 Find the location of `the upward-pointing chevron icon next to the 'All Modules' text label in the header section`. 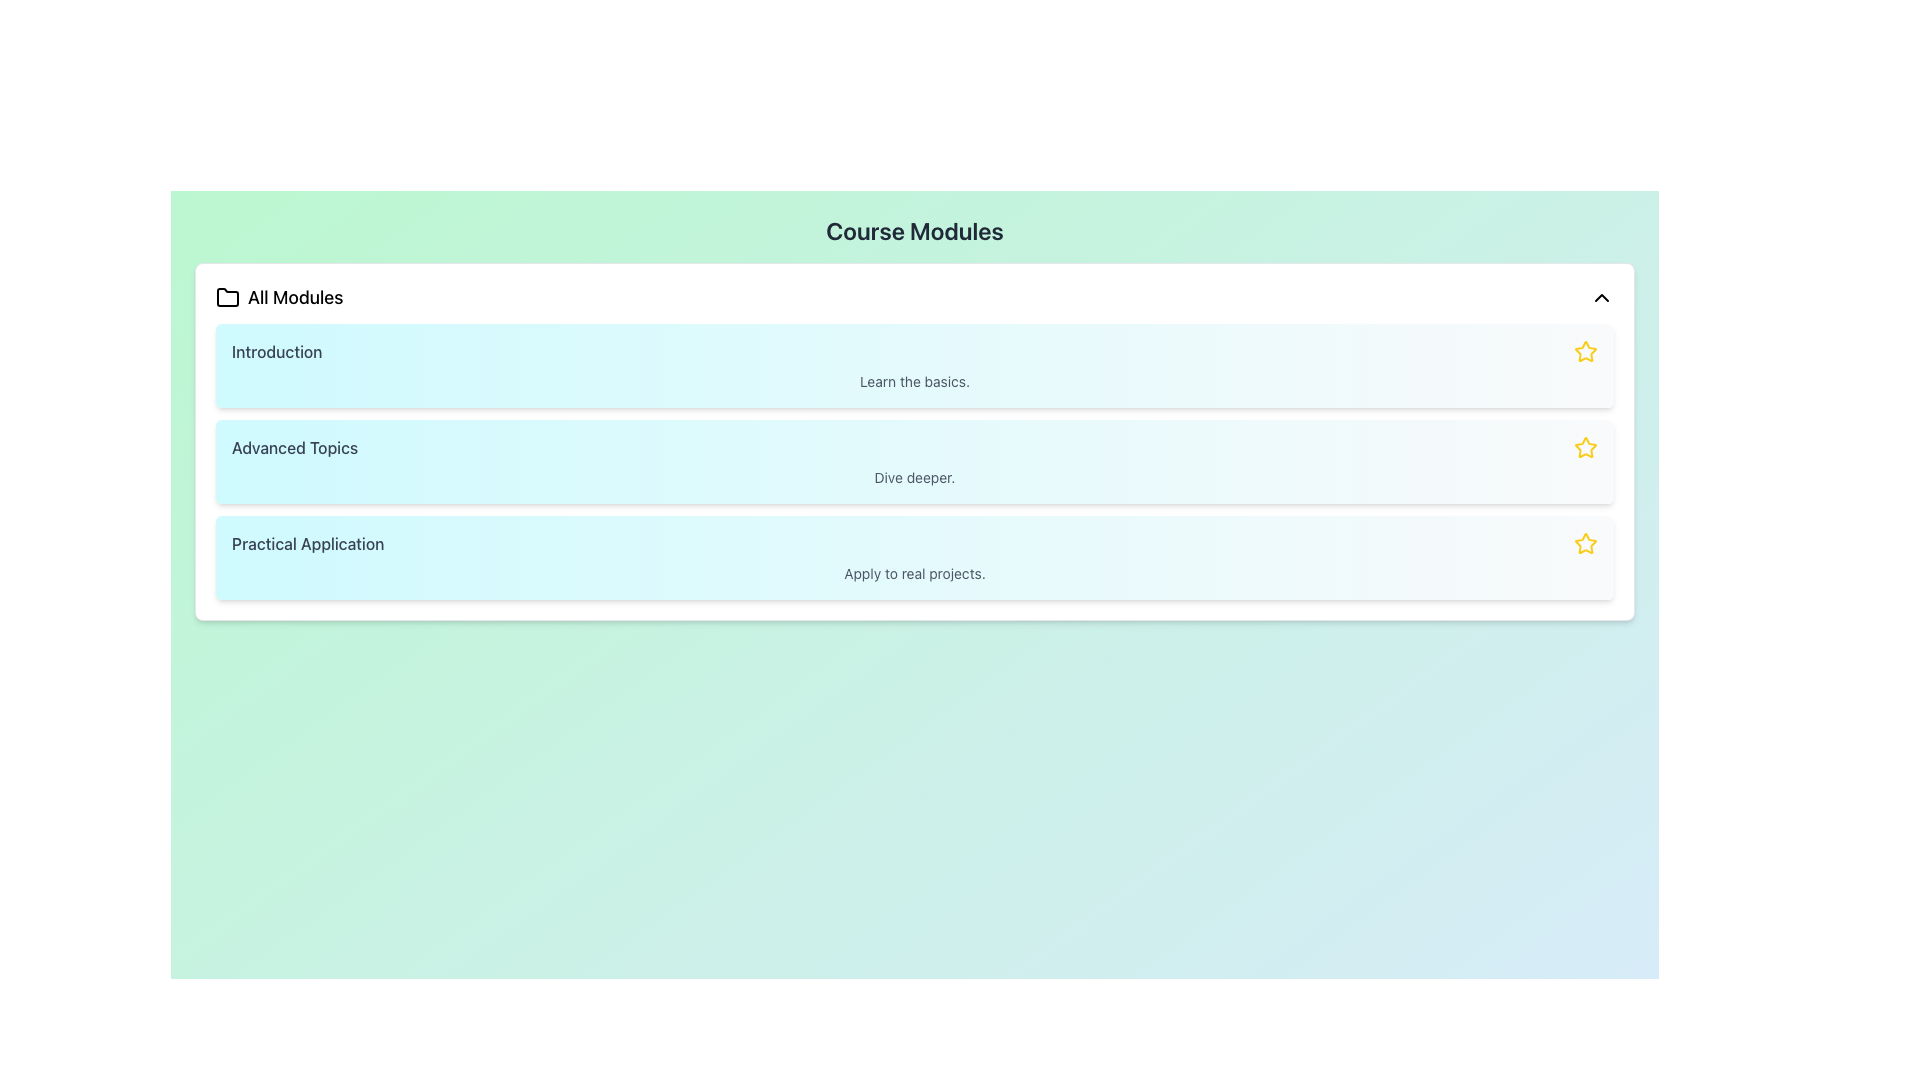

the upward-pointing chevron icon next to the 'All Modules' text label in the header section is located at coordinates (1602, 297).